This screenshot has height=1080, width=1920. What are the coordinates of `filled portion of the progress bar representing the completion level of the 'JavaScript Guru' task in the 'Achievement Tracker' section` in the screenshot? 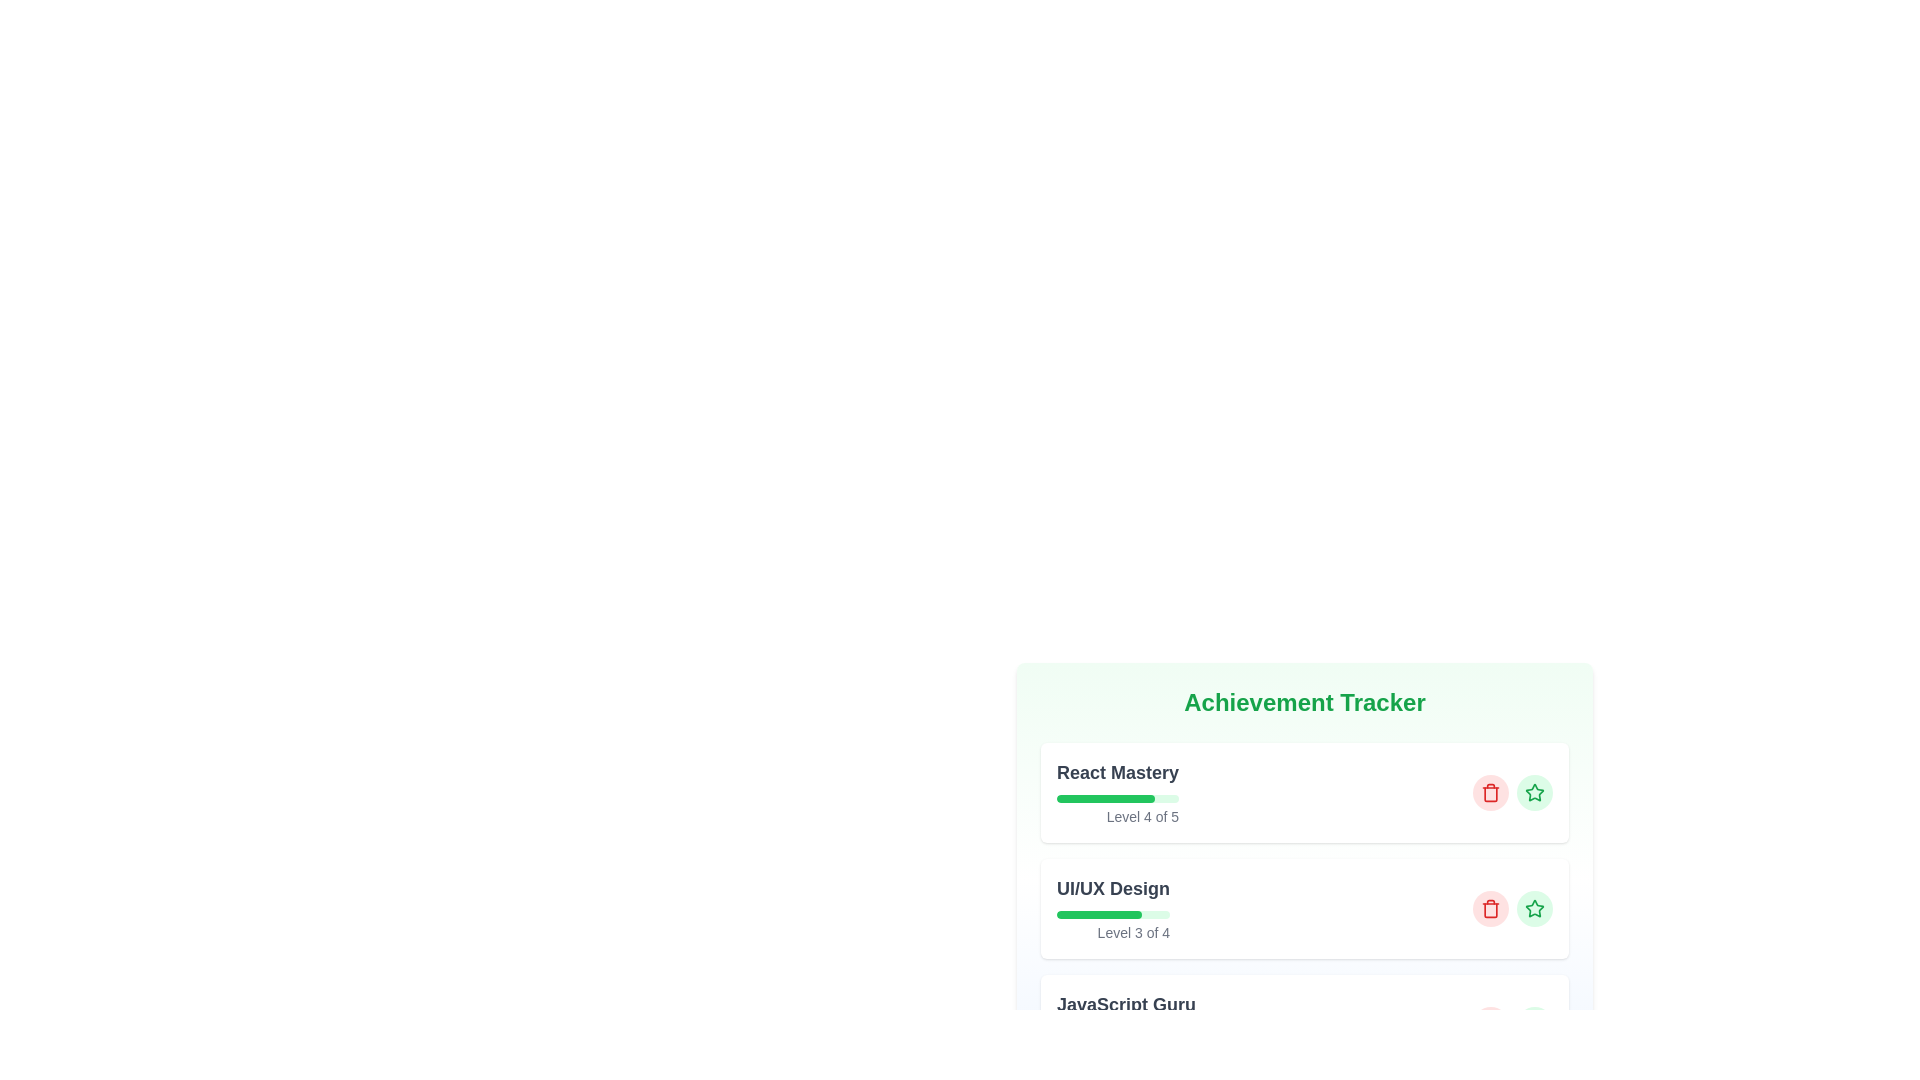 It's located at (1102, 1030).